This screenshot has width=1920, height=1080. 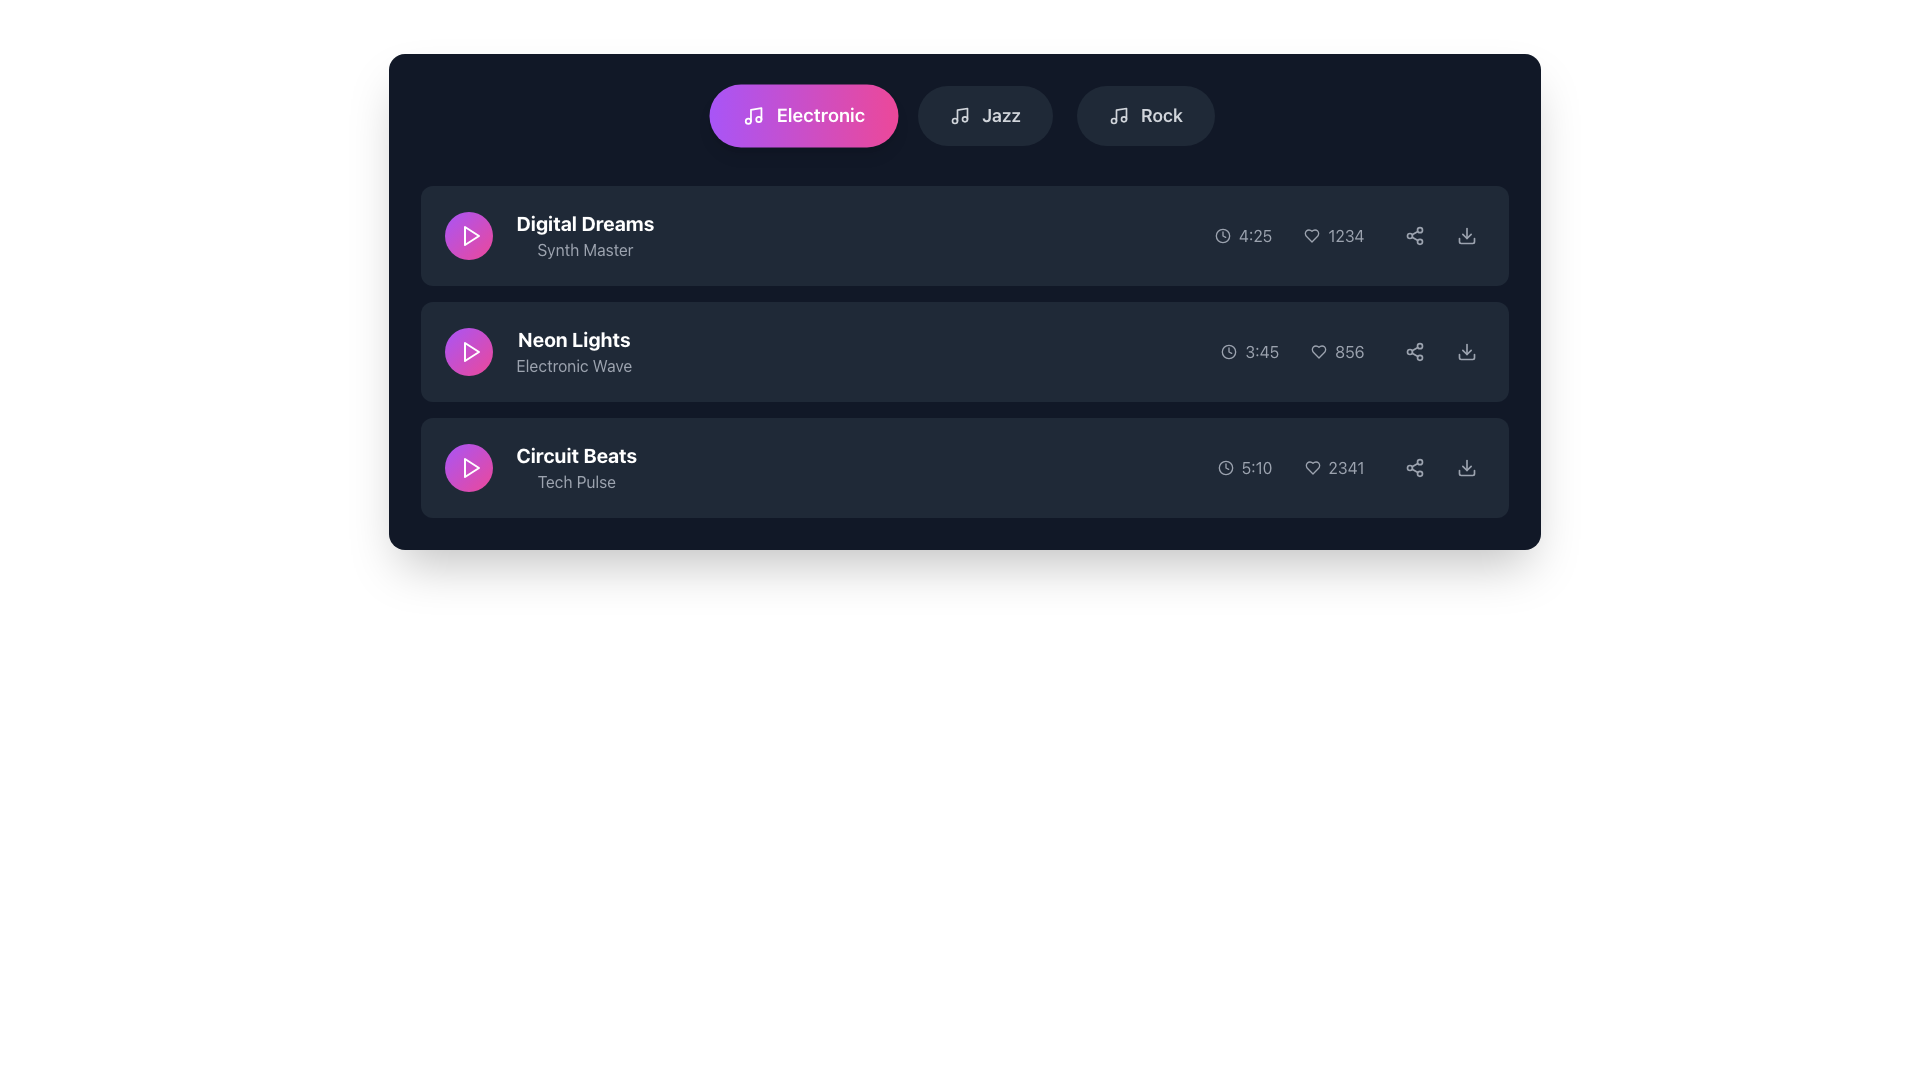 What do you see at coordinates (1161, 115) in the screenshot?
I see `the text label for the music genre selection interface` at bounding box center [1161, 115].